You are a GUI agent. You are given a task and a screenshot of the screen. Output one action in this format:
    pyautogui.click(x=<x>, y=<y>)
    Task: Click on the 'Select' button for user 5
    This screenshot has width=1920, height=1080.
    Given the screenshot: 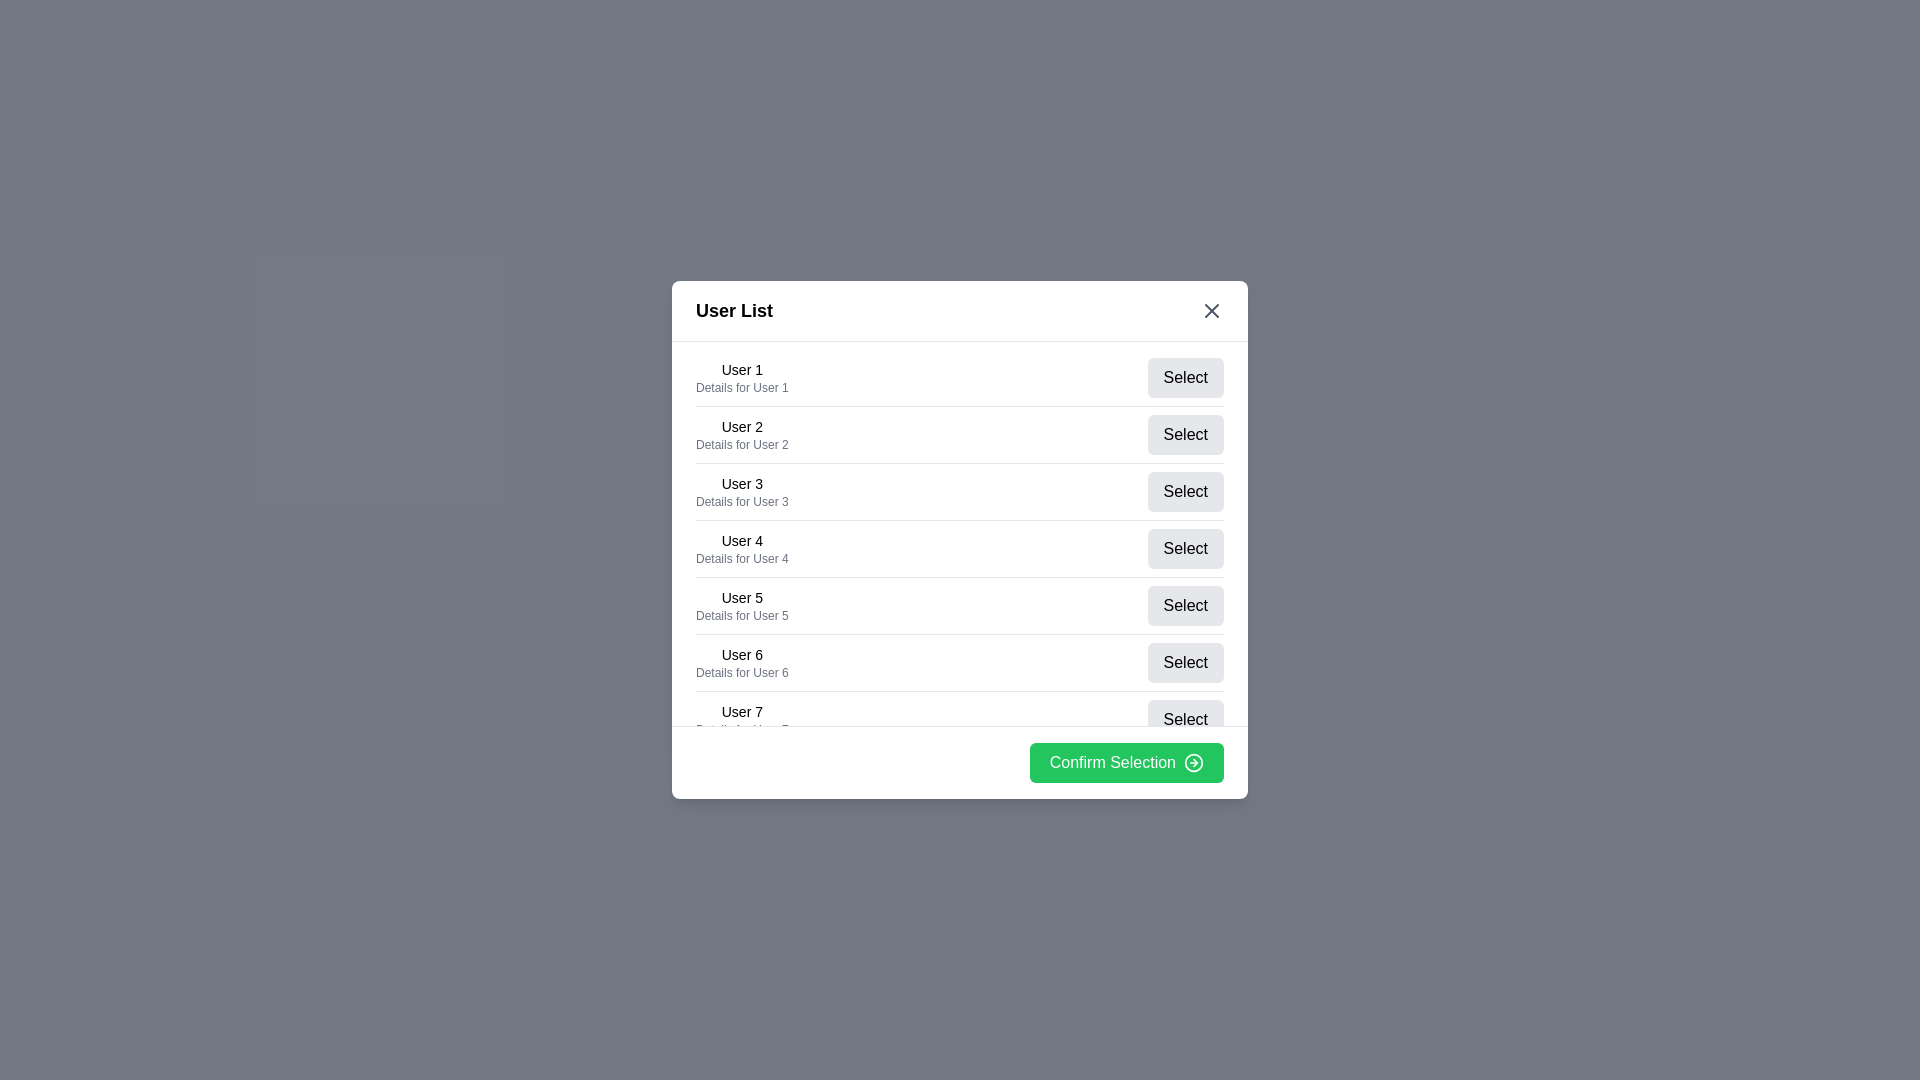 What is the action you would take?
    pyautogui.click(x=1185, y=604)
    